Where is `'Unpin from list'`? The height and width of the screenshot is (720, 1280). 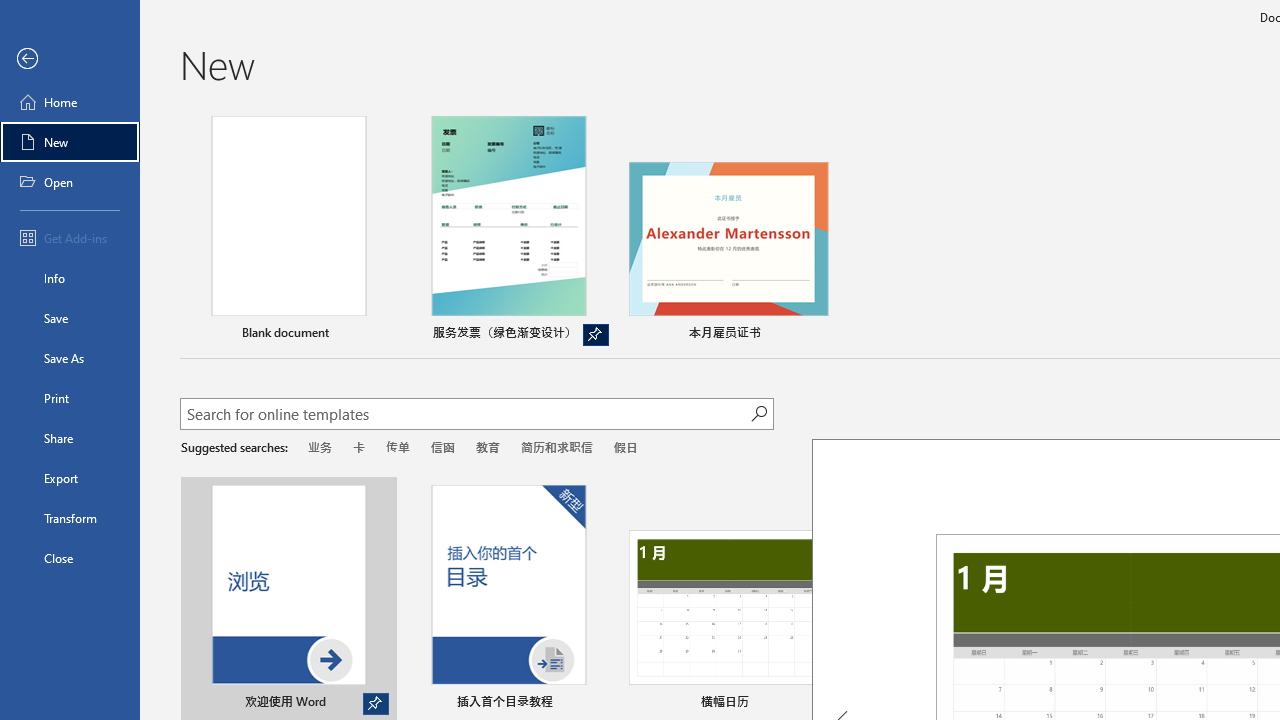 'Unpin from list' is located at coordinates (594, 334).